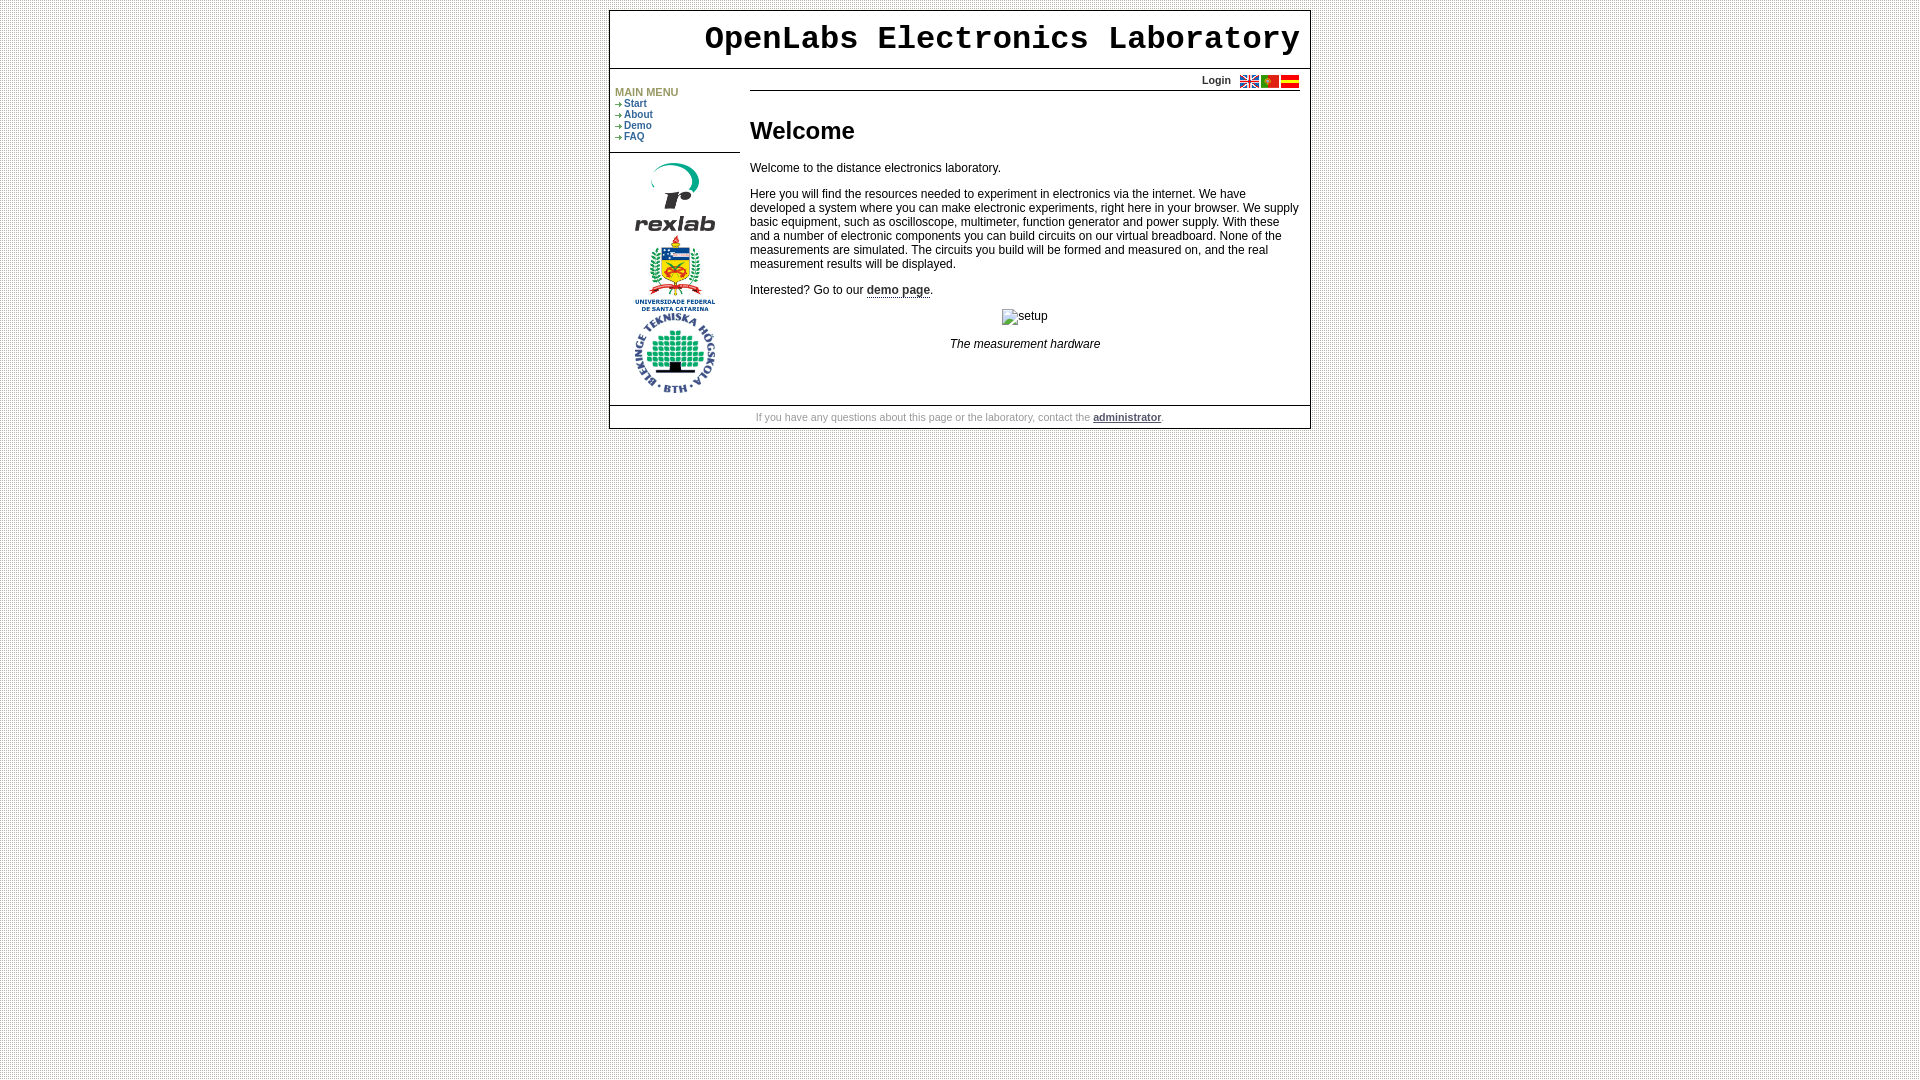 The height and width of the screenshot is (1080, 1920). Describe the element at coordinates (1024, 315) in the screenshot. I see `'setup'` at that location.